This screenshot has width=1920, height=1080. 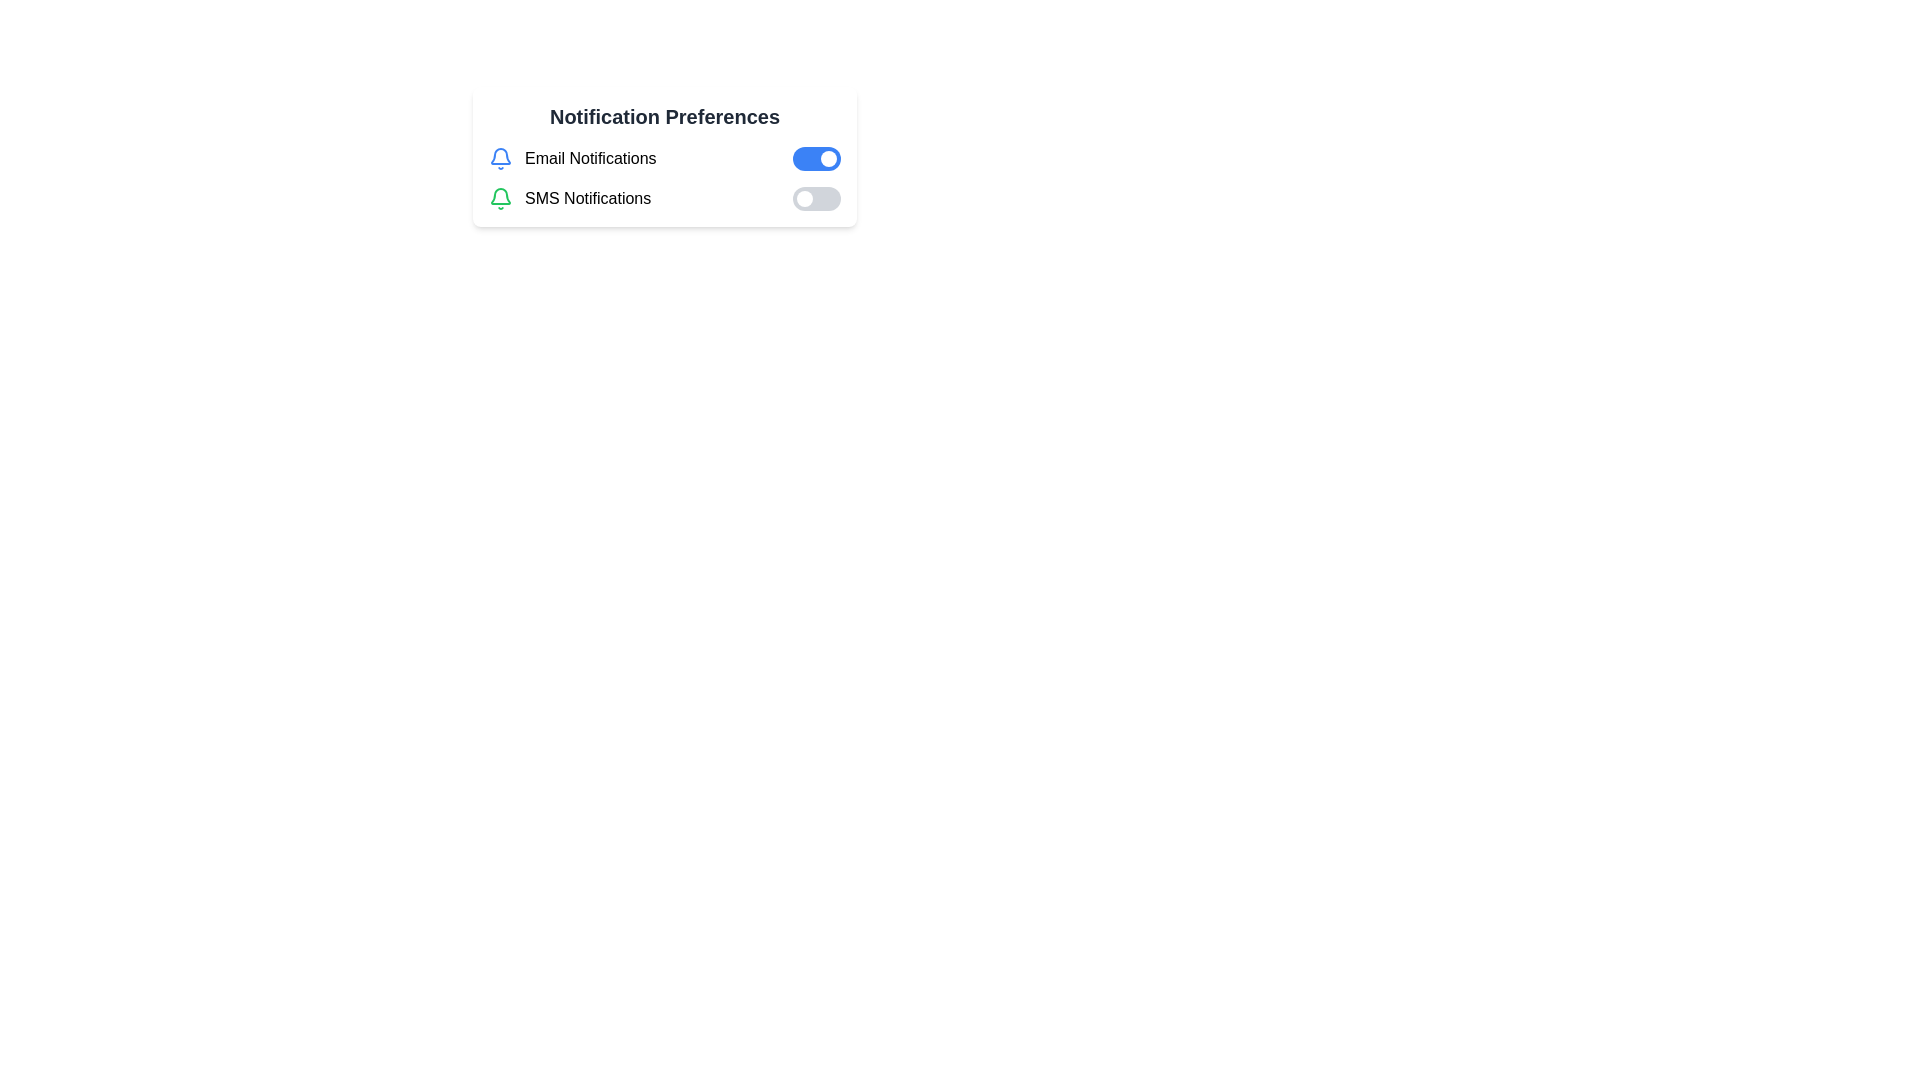 What do you see at coordinates (665, 156) in the screenshot?
I see `the toggle switch for email notifications in the Notification preference card` at bounding box center [665, 156].